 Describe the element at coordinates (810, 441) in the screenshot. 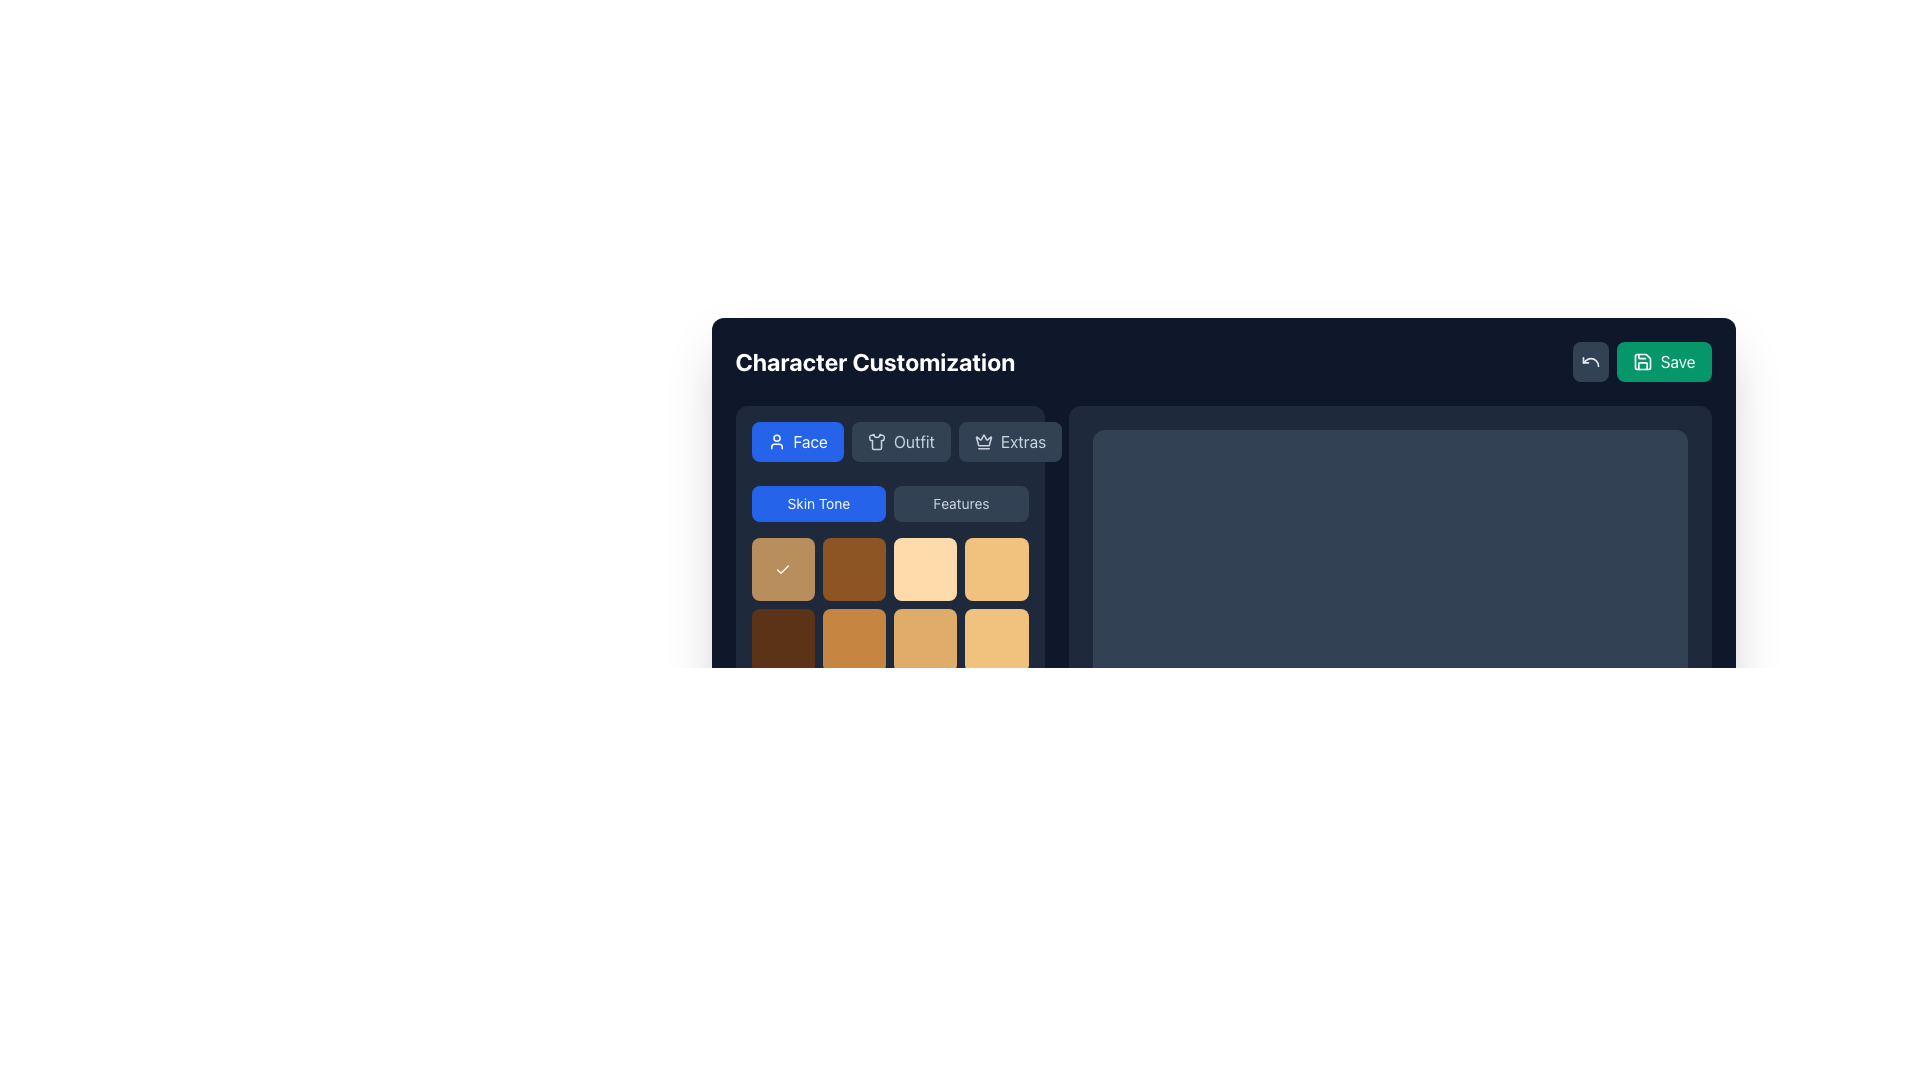

I see `the 'Face' button label` at that location.